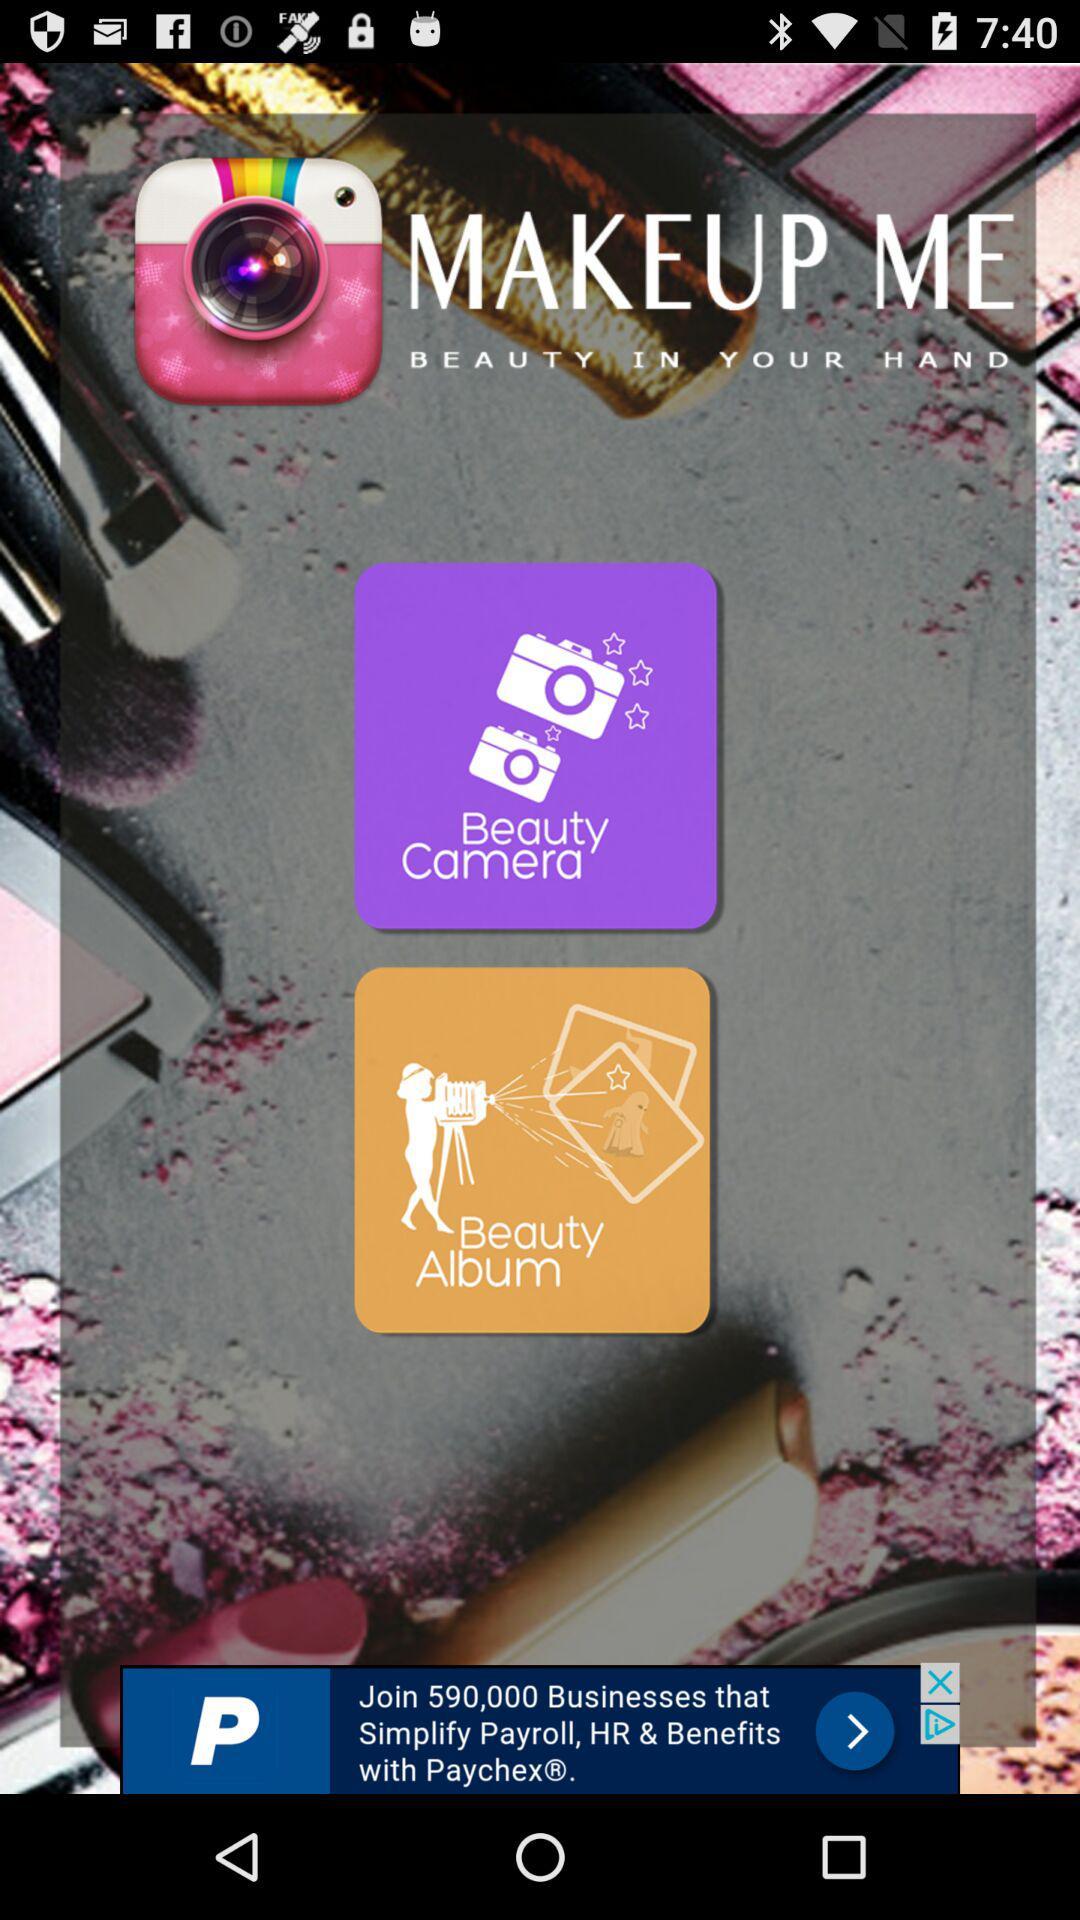 The width and height of the screenshot is (1080, 1920). What do you see at coordinates (540, 1727) in the screenshot?
I see `advertisement page` at bounding box center [540, 1727].